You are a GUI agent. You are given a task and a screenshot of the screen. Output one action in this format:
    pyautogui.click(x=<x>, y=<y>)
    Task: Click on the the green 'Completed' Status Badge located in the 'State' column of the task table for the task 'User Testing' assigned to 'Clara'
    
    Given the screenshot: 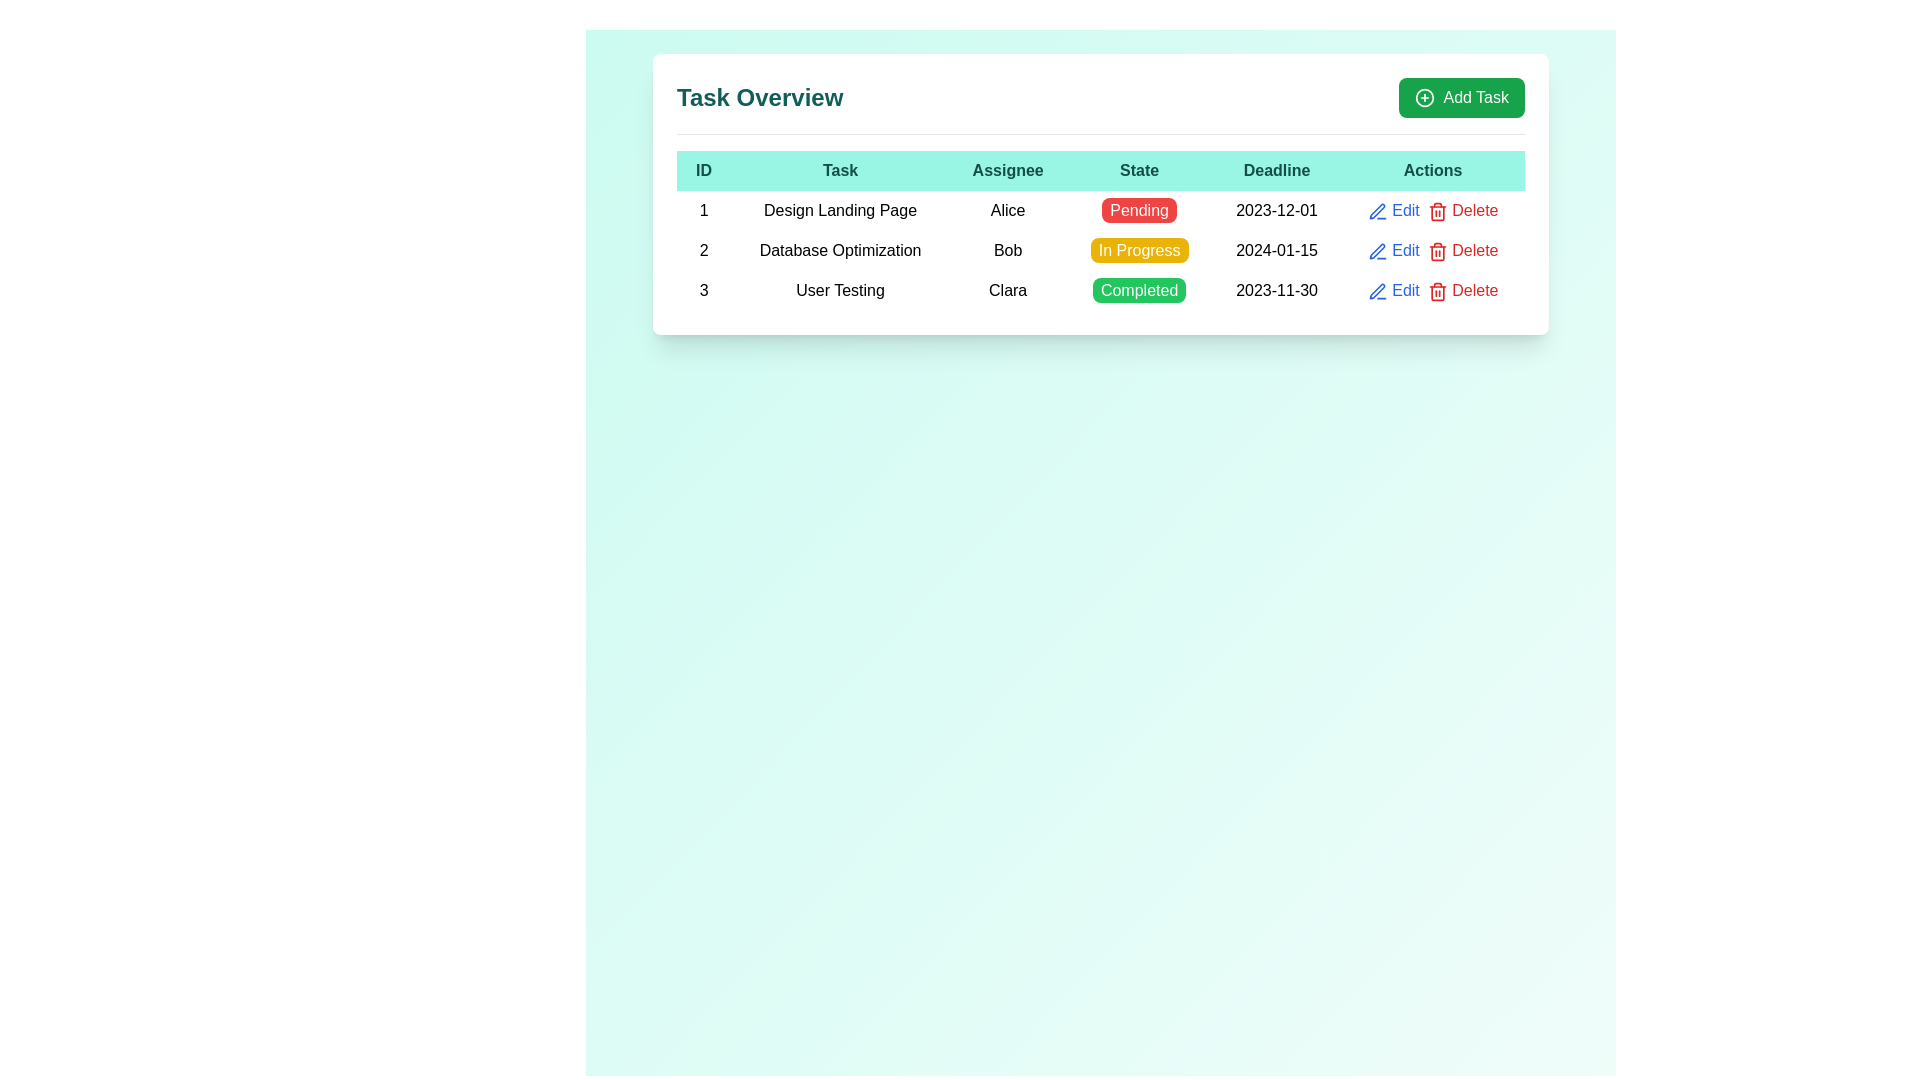 What is the action you would take?
    pyautogui.click(x=1139, y=290)
    